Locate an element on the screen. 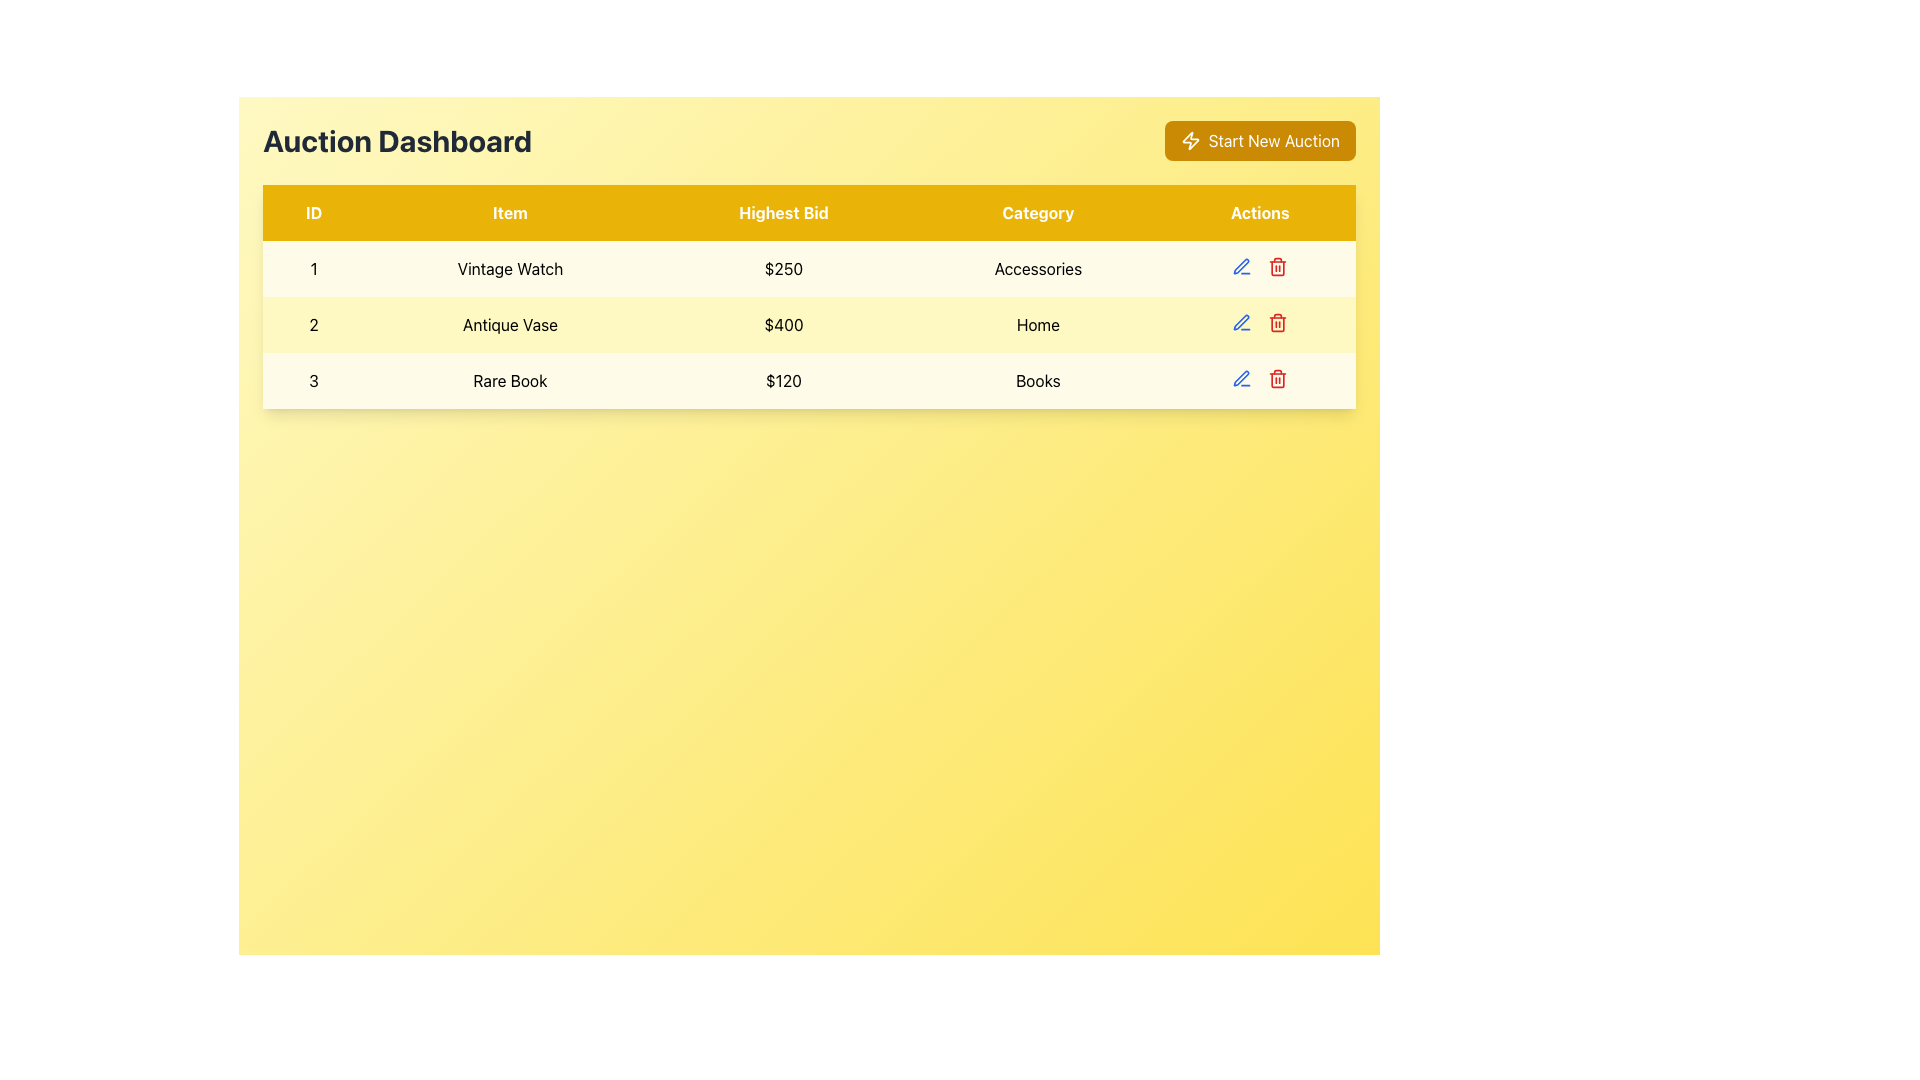 This screenshot has width=1920, height=1080. the third column header in the auction dashboard table, which labels the highest bid values for items, located between the 'Item' and 'Category' headers is located at coordinates (782, 212).